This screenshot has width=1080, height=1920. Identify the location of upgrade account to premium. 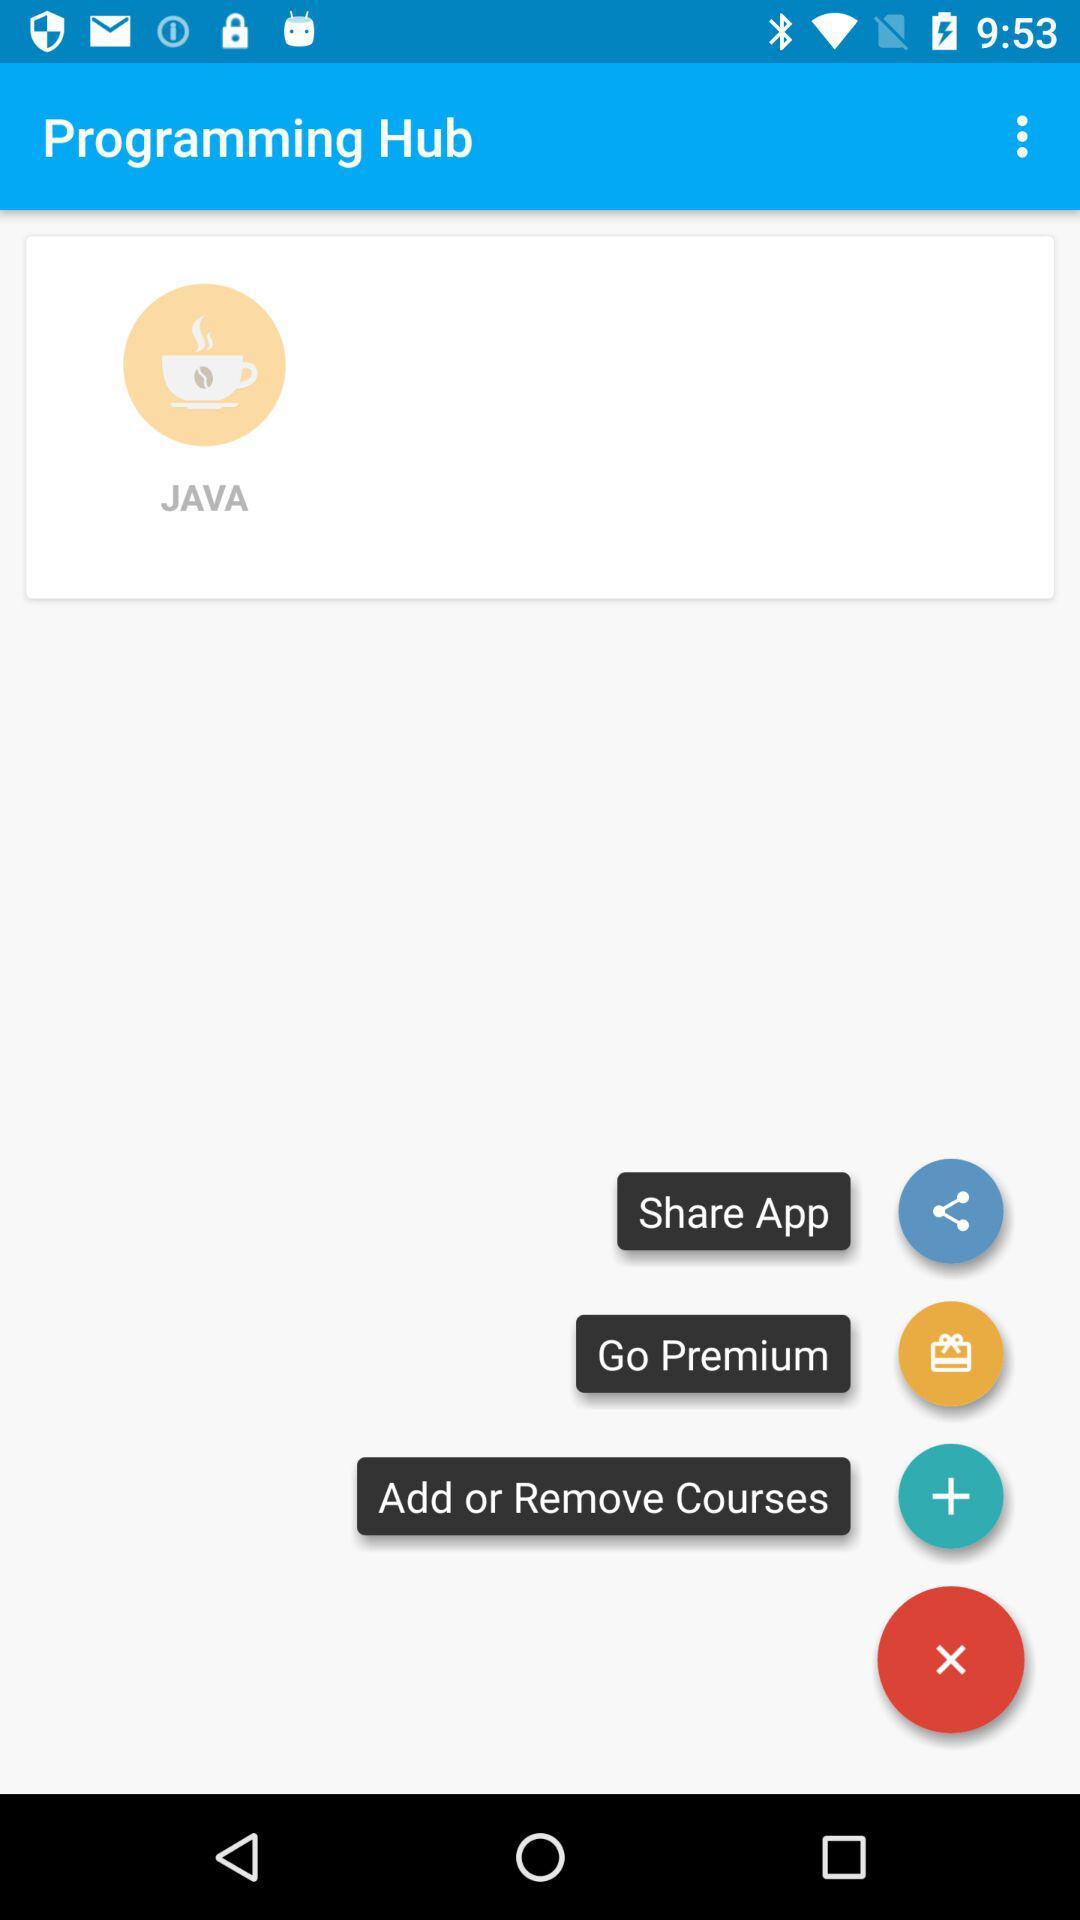
(950, 1353).